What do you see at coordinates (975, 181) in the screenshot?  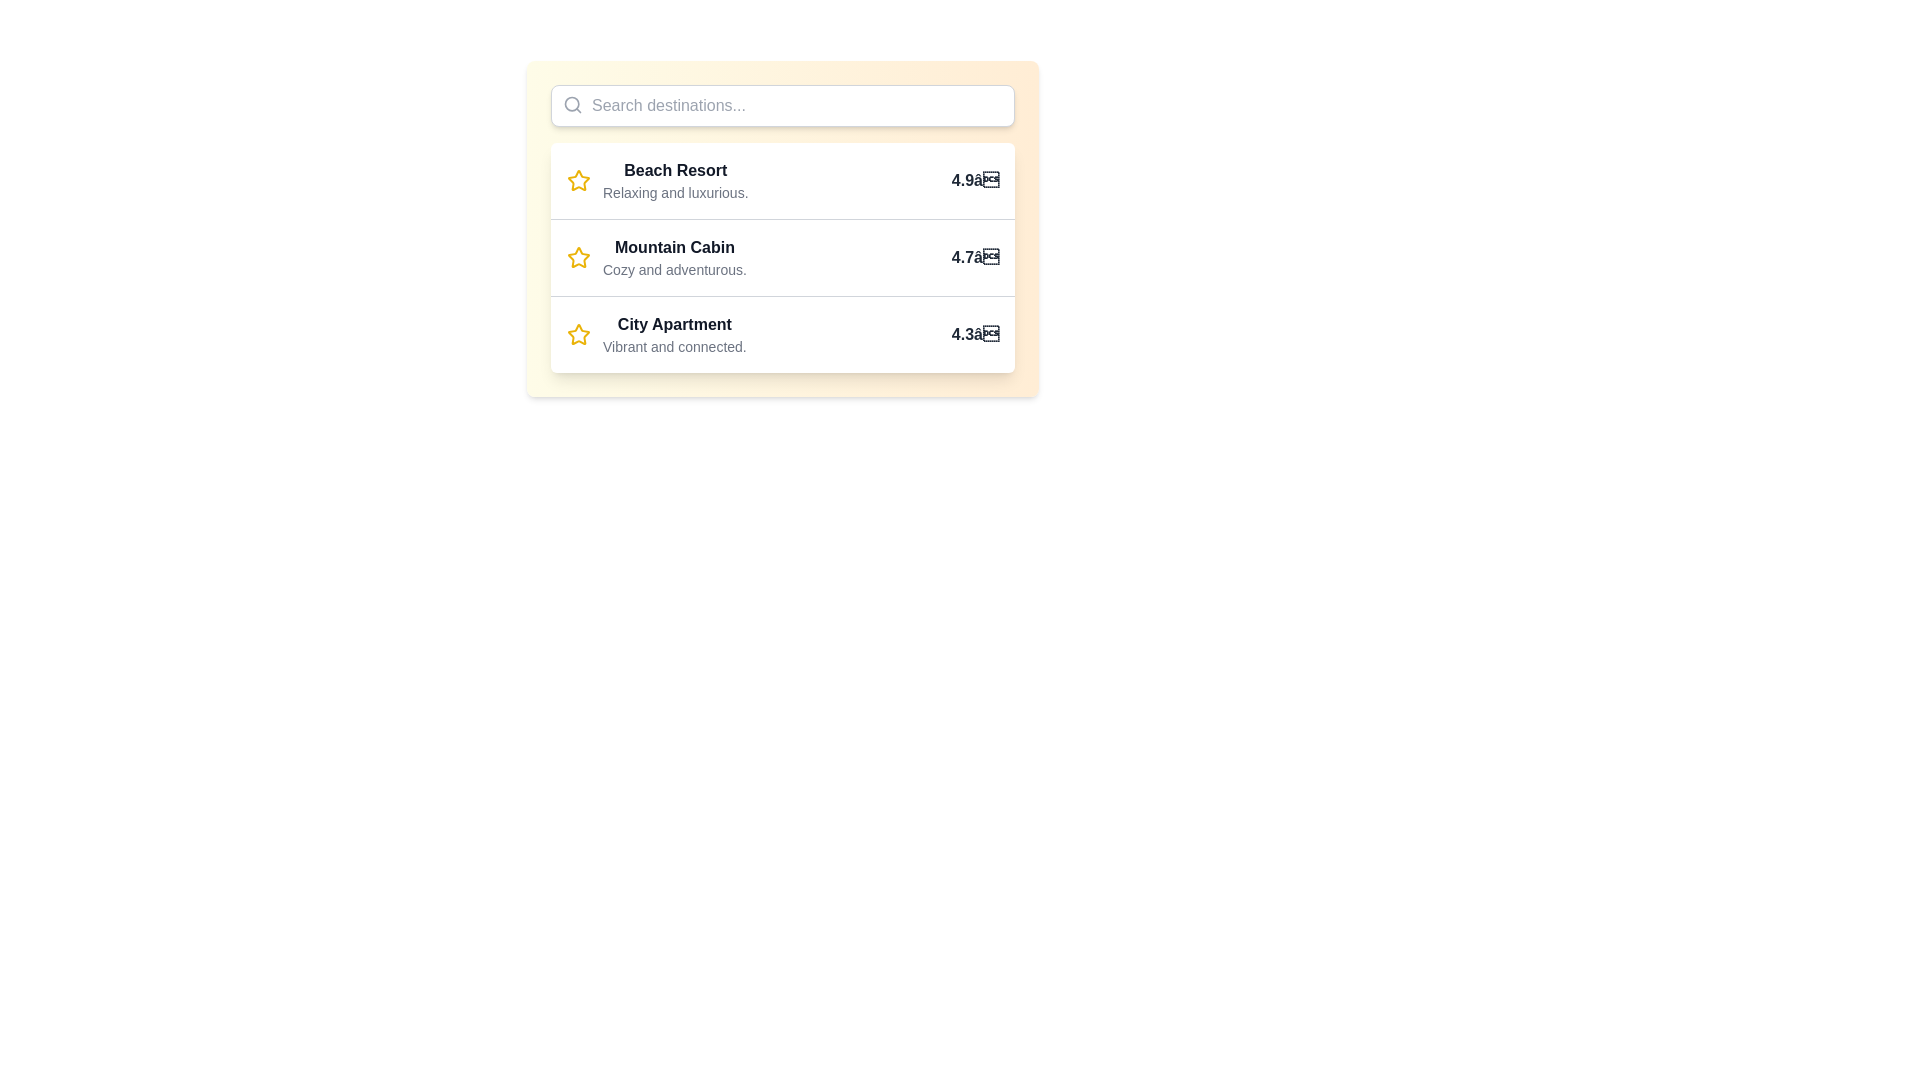 I see `the text element displaying '4.9â­', which is styled as a rating indicator and located to the right of the title 'Beach Resort'` at bounding box center [975, 181].